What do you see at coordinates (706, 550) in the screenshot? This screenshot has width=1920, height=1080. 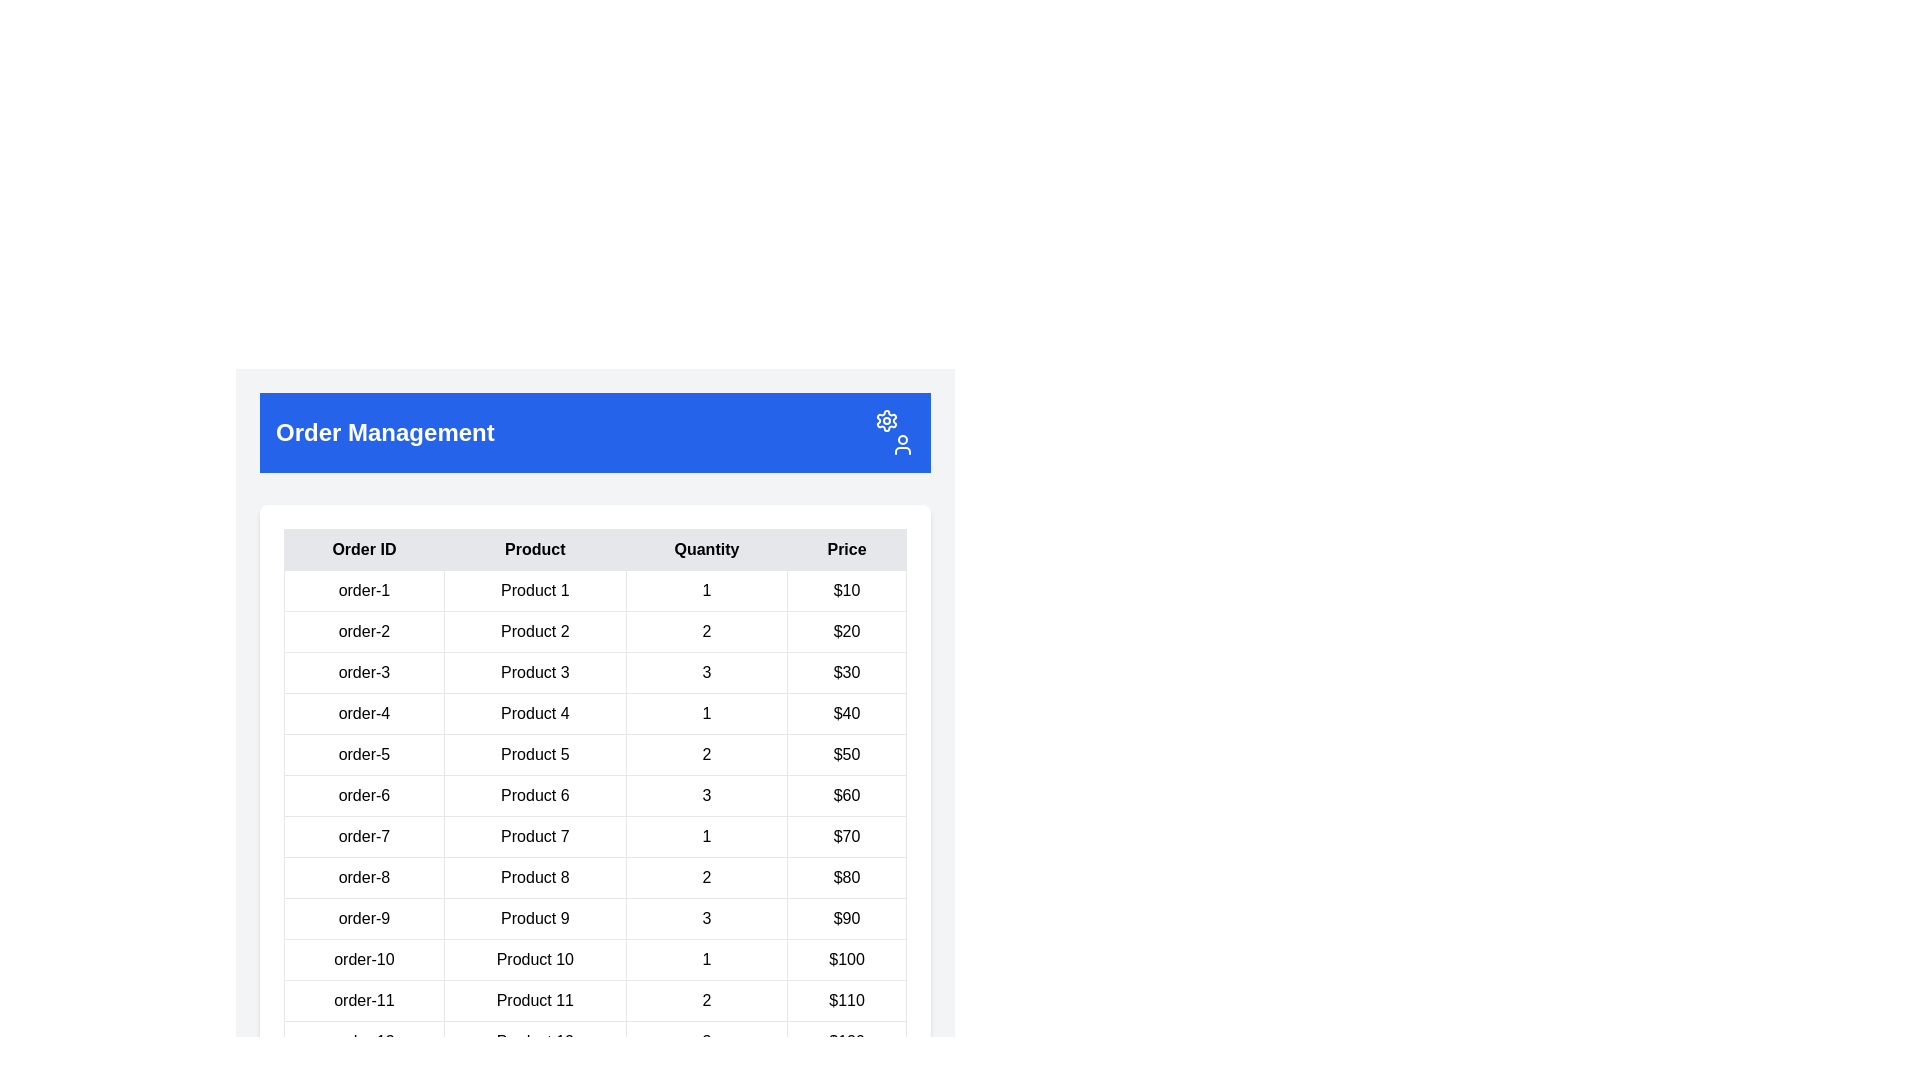 I see `the 'Quantity' table header cell, which is the third column header in a table row of four headers, located between the 'Product' and 'Price' headers` at bounding box center [706, 550].